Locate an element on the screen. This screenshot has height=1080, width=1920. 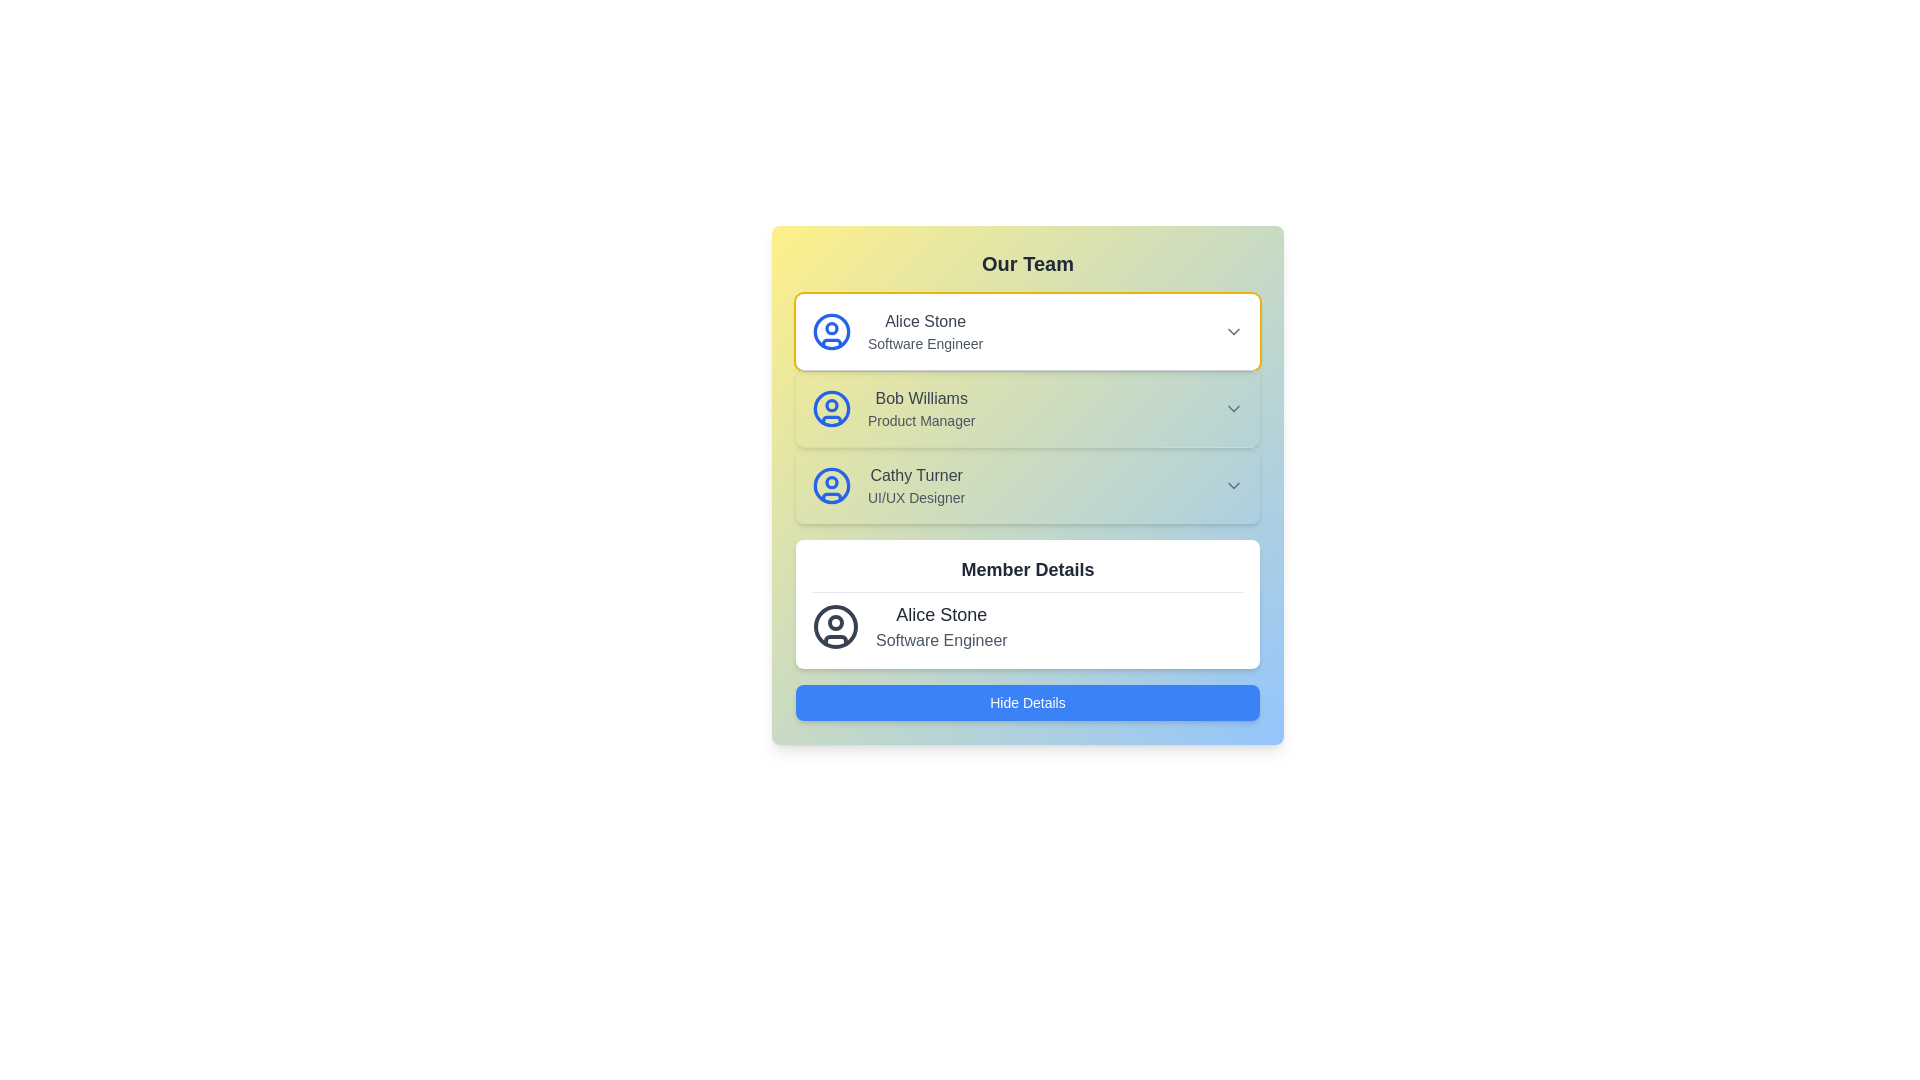
the third team member list item displaying 'Cathy Turner' and 'UI/UX Designer' for context is located at coordinates (915, 486).